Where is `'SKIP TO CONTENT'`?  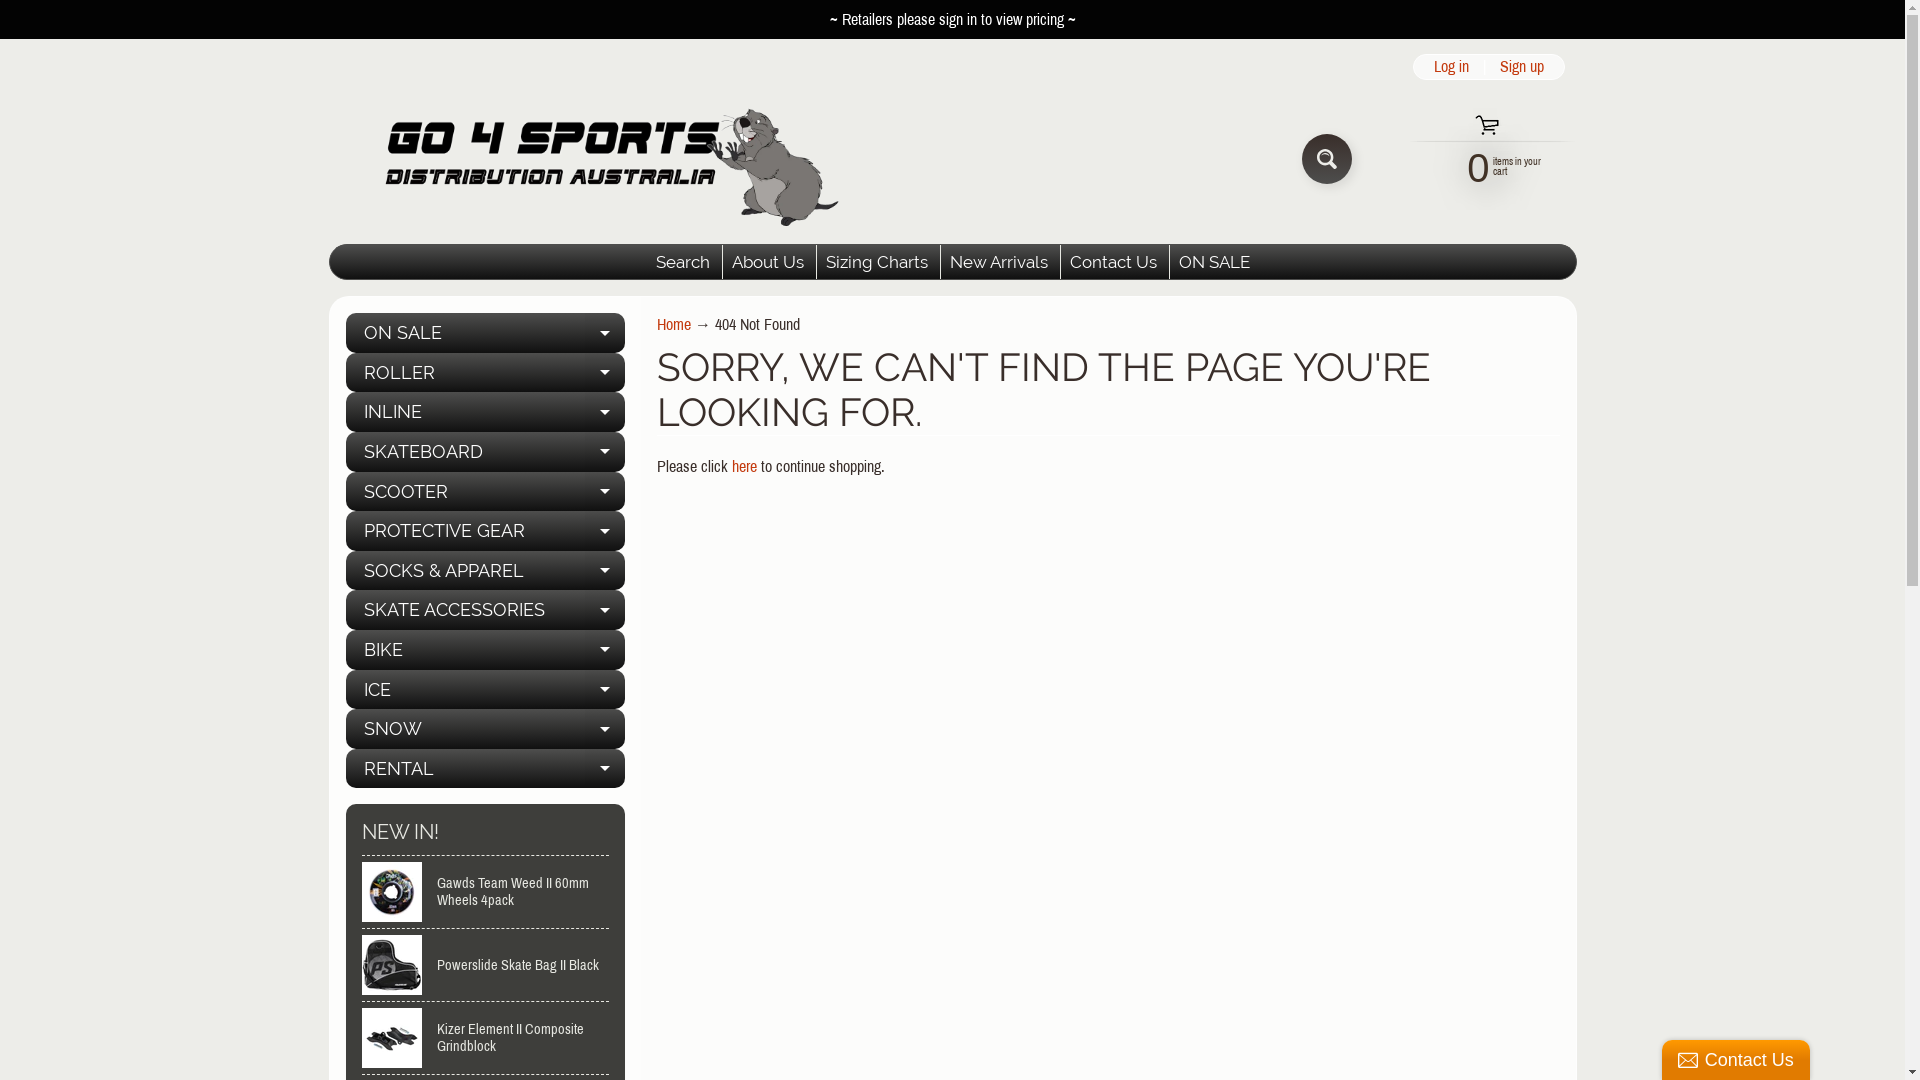 'SKIP TO CONTENT' is located at coordinates (0, 11).